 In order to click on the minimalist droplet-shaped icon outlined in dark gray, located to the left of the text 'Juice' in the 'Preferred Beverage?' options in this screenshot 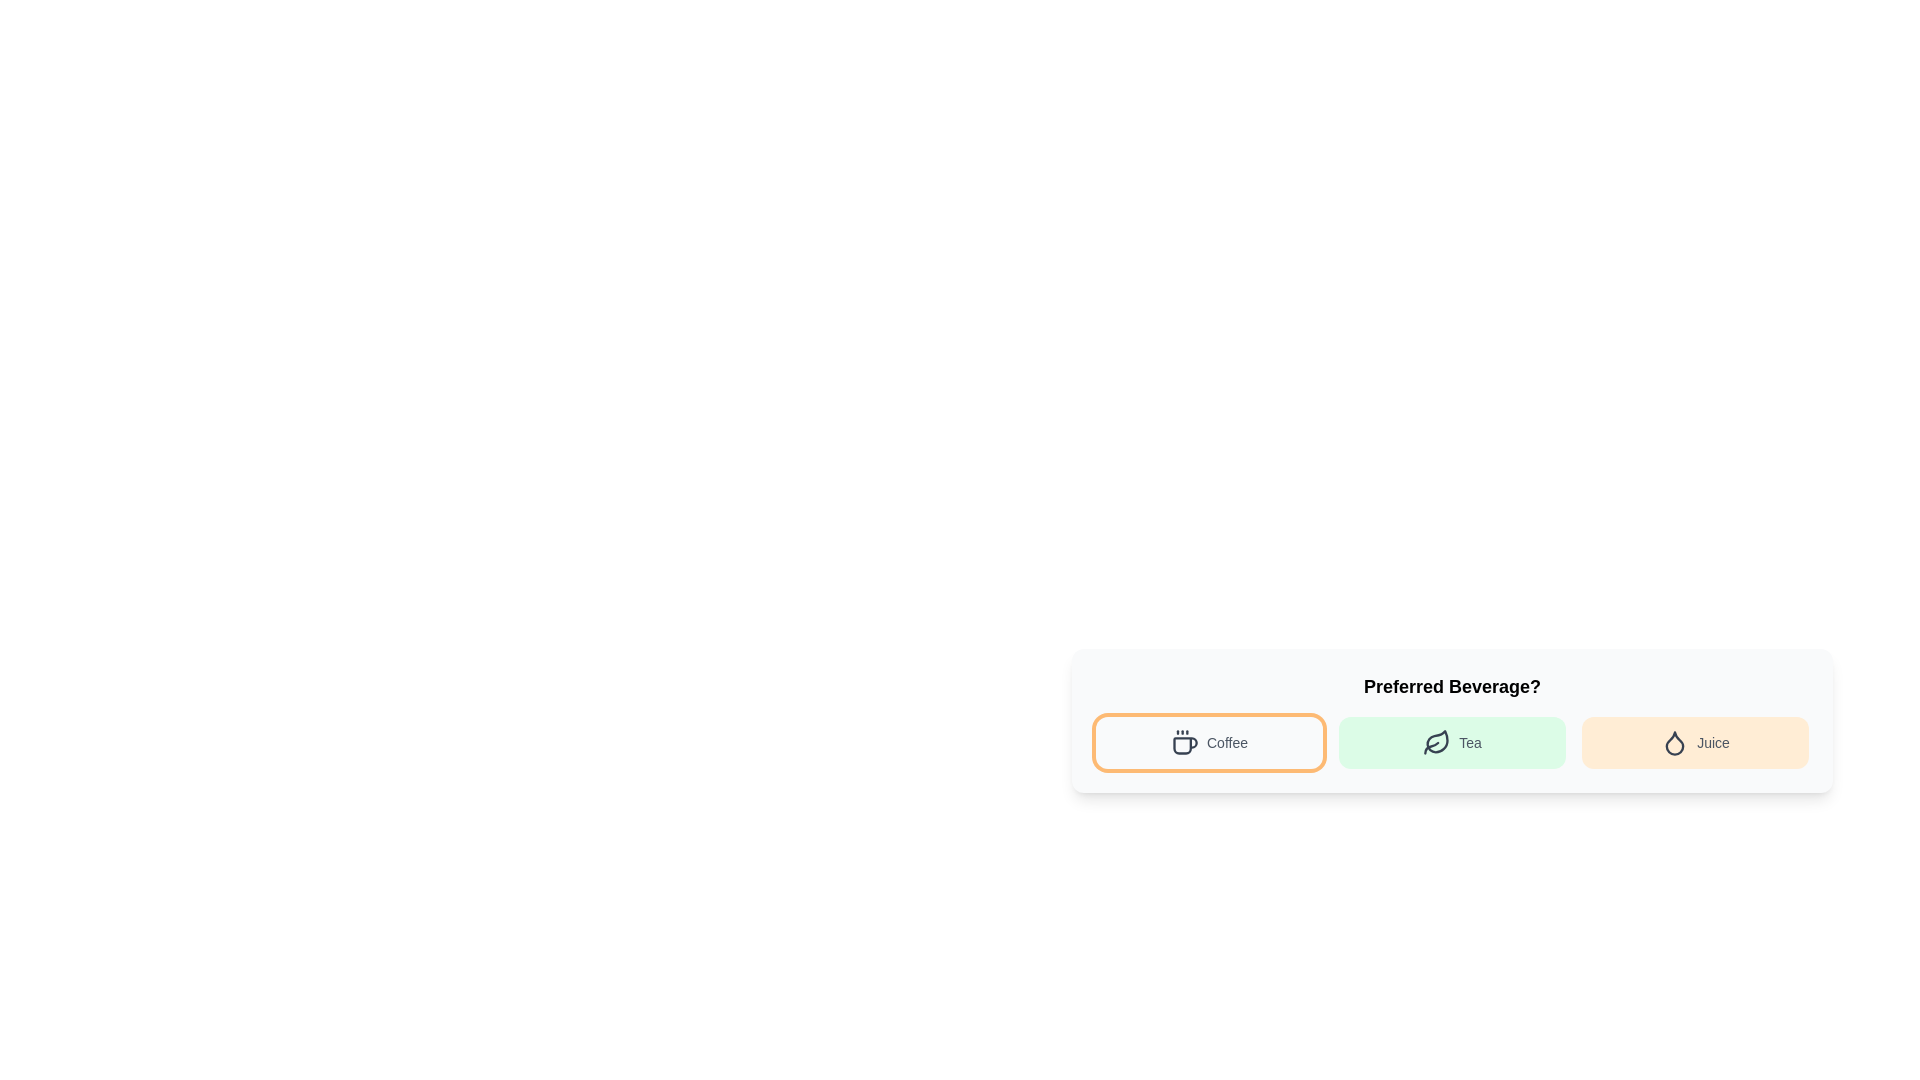, I will do `click(1675, 743)`.